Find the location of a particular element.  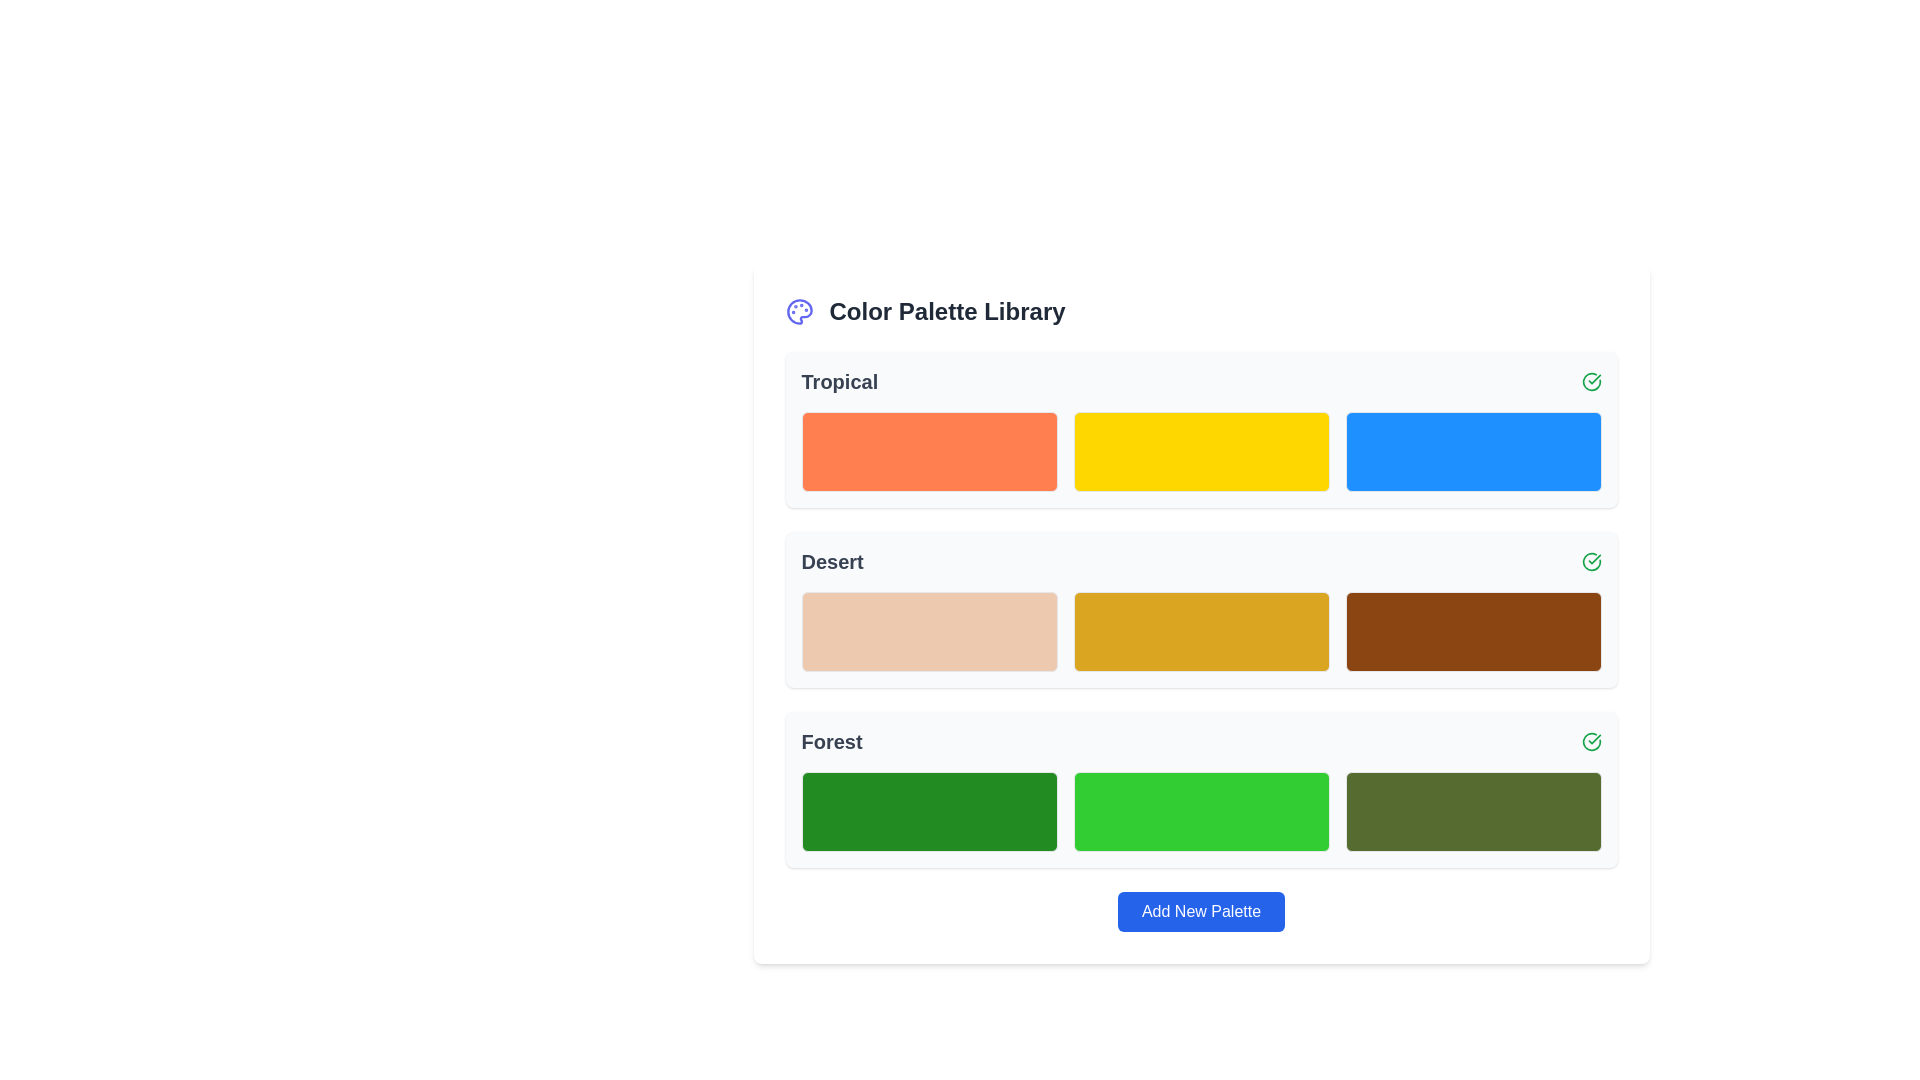

the green circular checkmark icon indicating a successful state in the top-right corner of the 'Tropical' section is located at coordinates (1590, 381).